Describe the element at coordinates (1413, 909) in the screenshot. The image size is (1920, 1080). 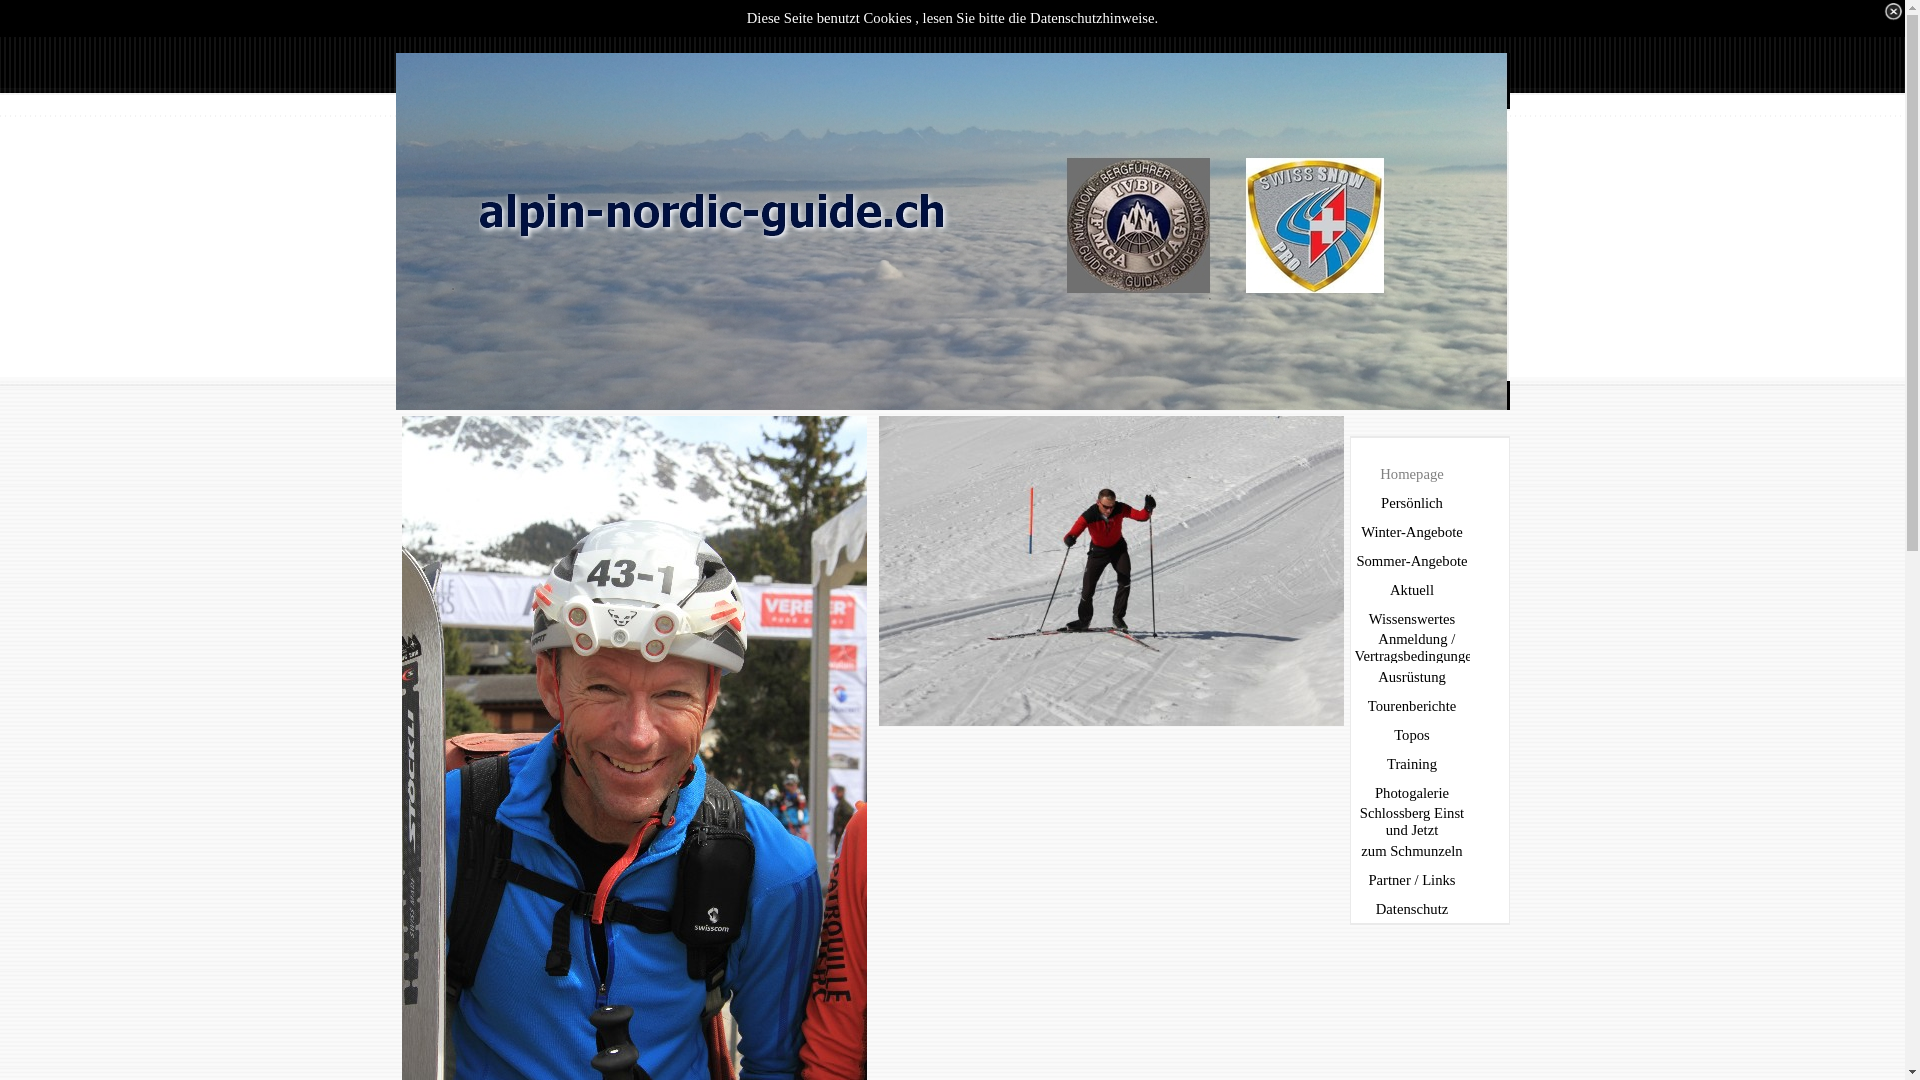
I see `'Datenschutz'` at that location.